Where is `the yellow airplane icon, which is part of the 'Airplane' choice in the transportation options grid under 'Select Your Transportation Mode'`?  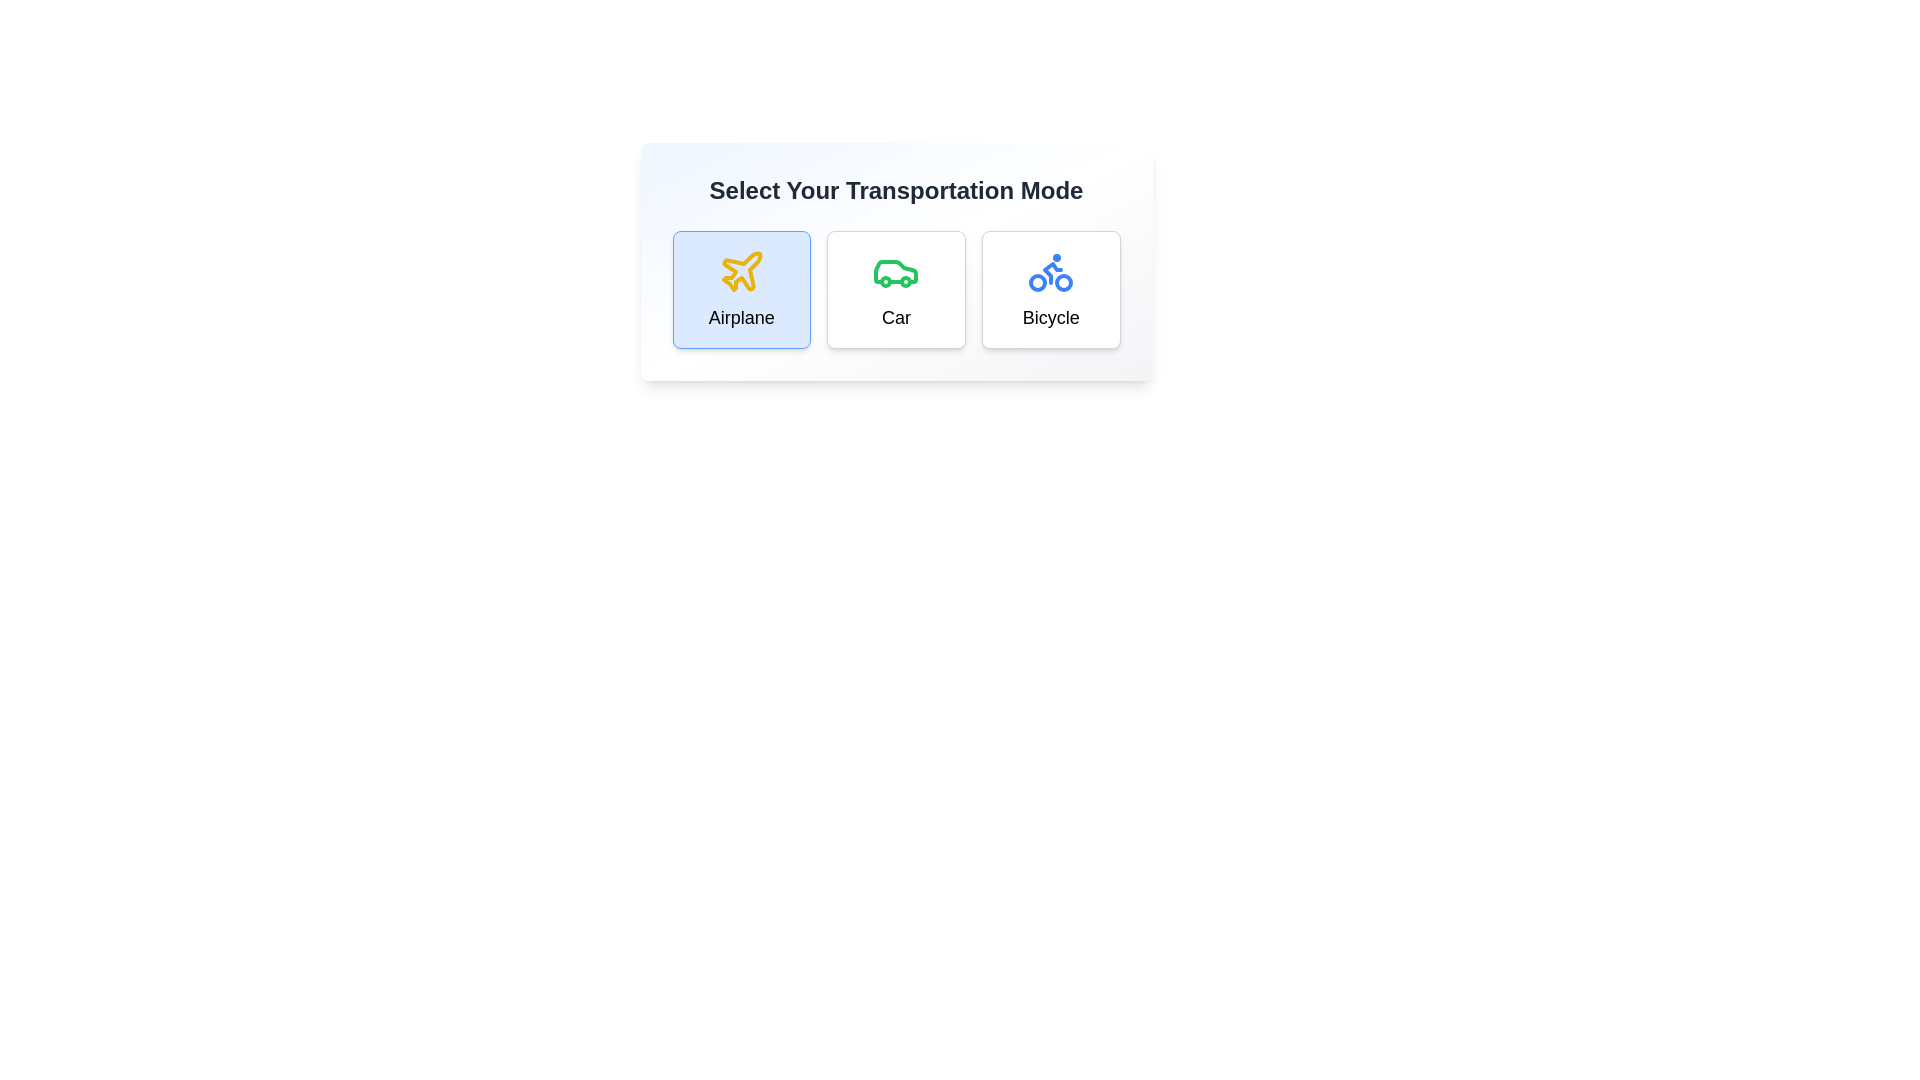 the yellow airplane icon, which is part of the 'Airplane' choice in the transportation options grid under 'Select Your Transportation Mode' is located at coordinates (741, 271).